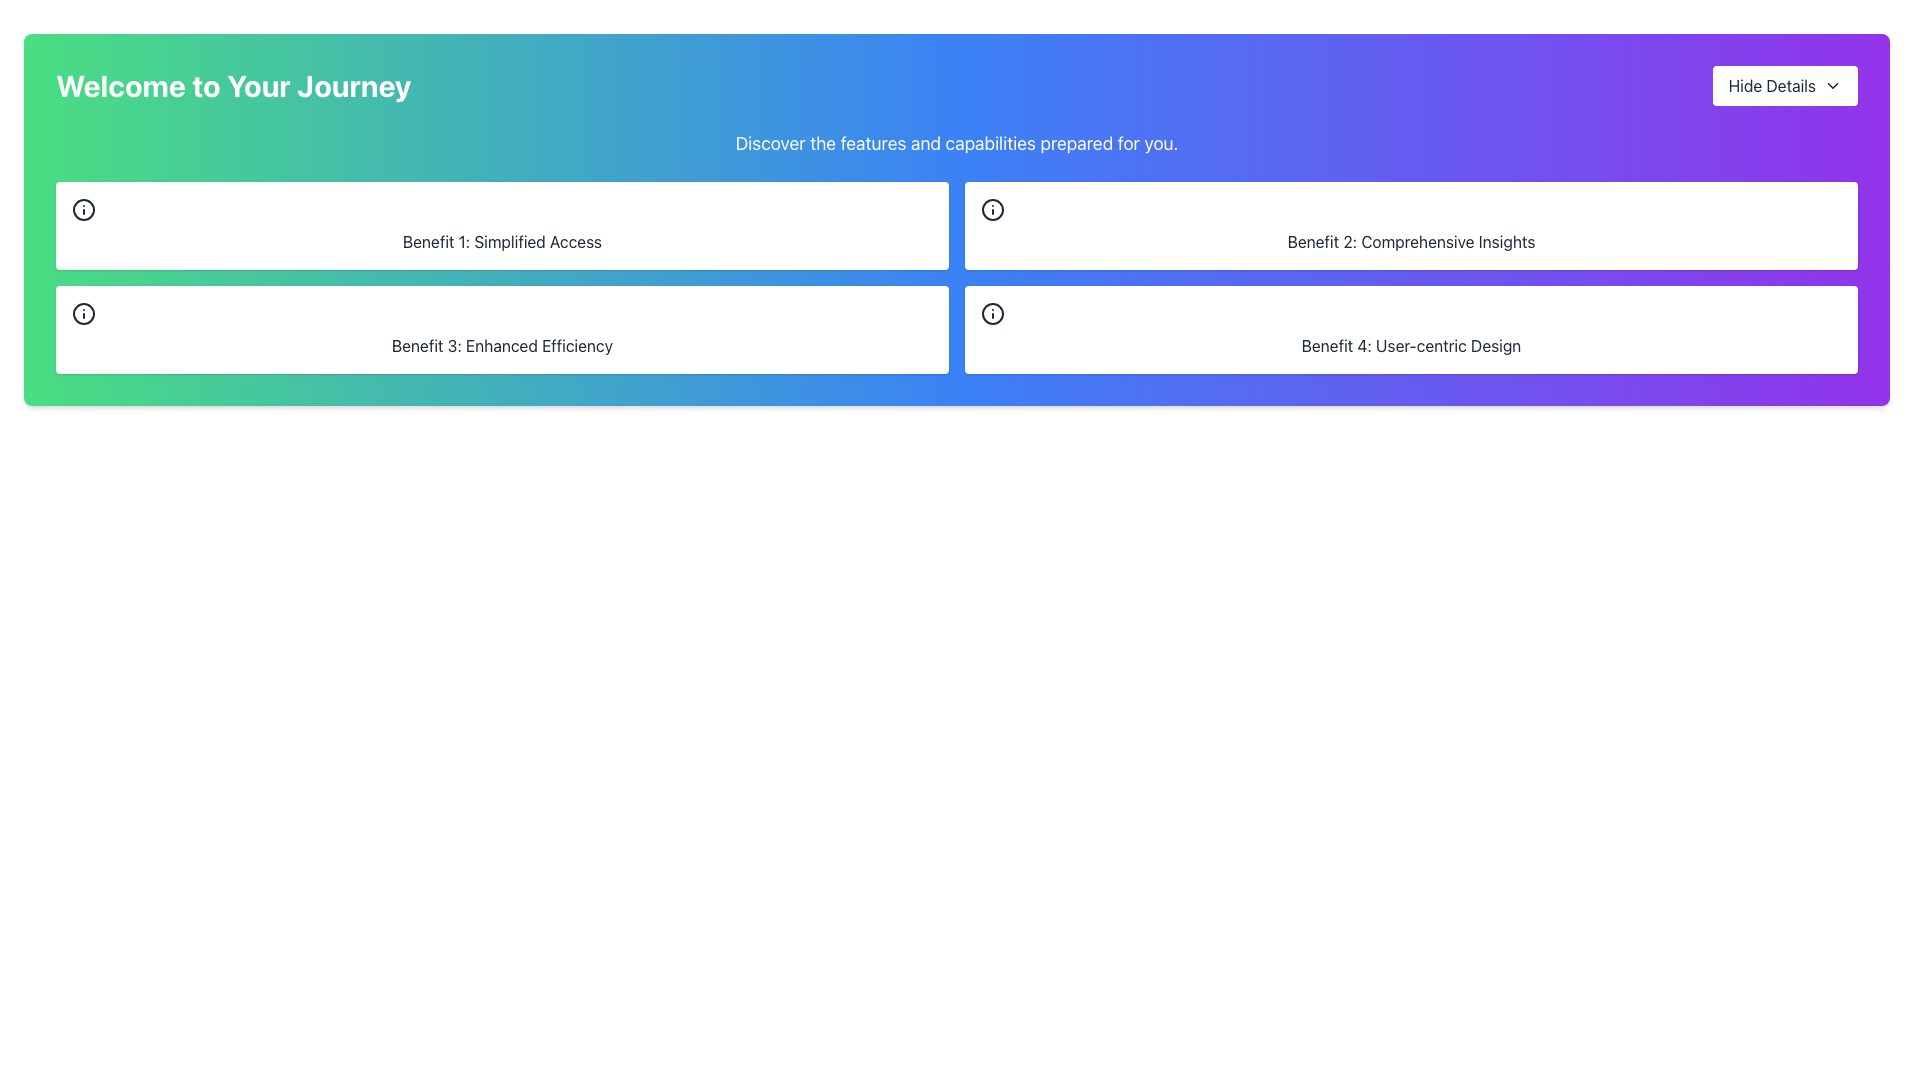 This screenshot has width=1920, height=1080. What do you see at coordinates (993, 209) in the screenshot?
I see `the circular SVG element located in the top-right quadrant of the layout, which is styled for clear viewing and serves as a general-purpose graphical element` at bounding box center [993, 209].